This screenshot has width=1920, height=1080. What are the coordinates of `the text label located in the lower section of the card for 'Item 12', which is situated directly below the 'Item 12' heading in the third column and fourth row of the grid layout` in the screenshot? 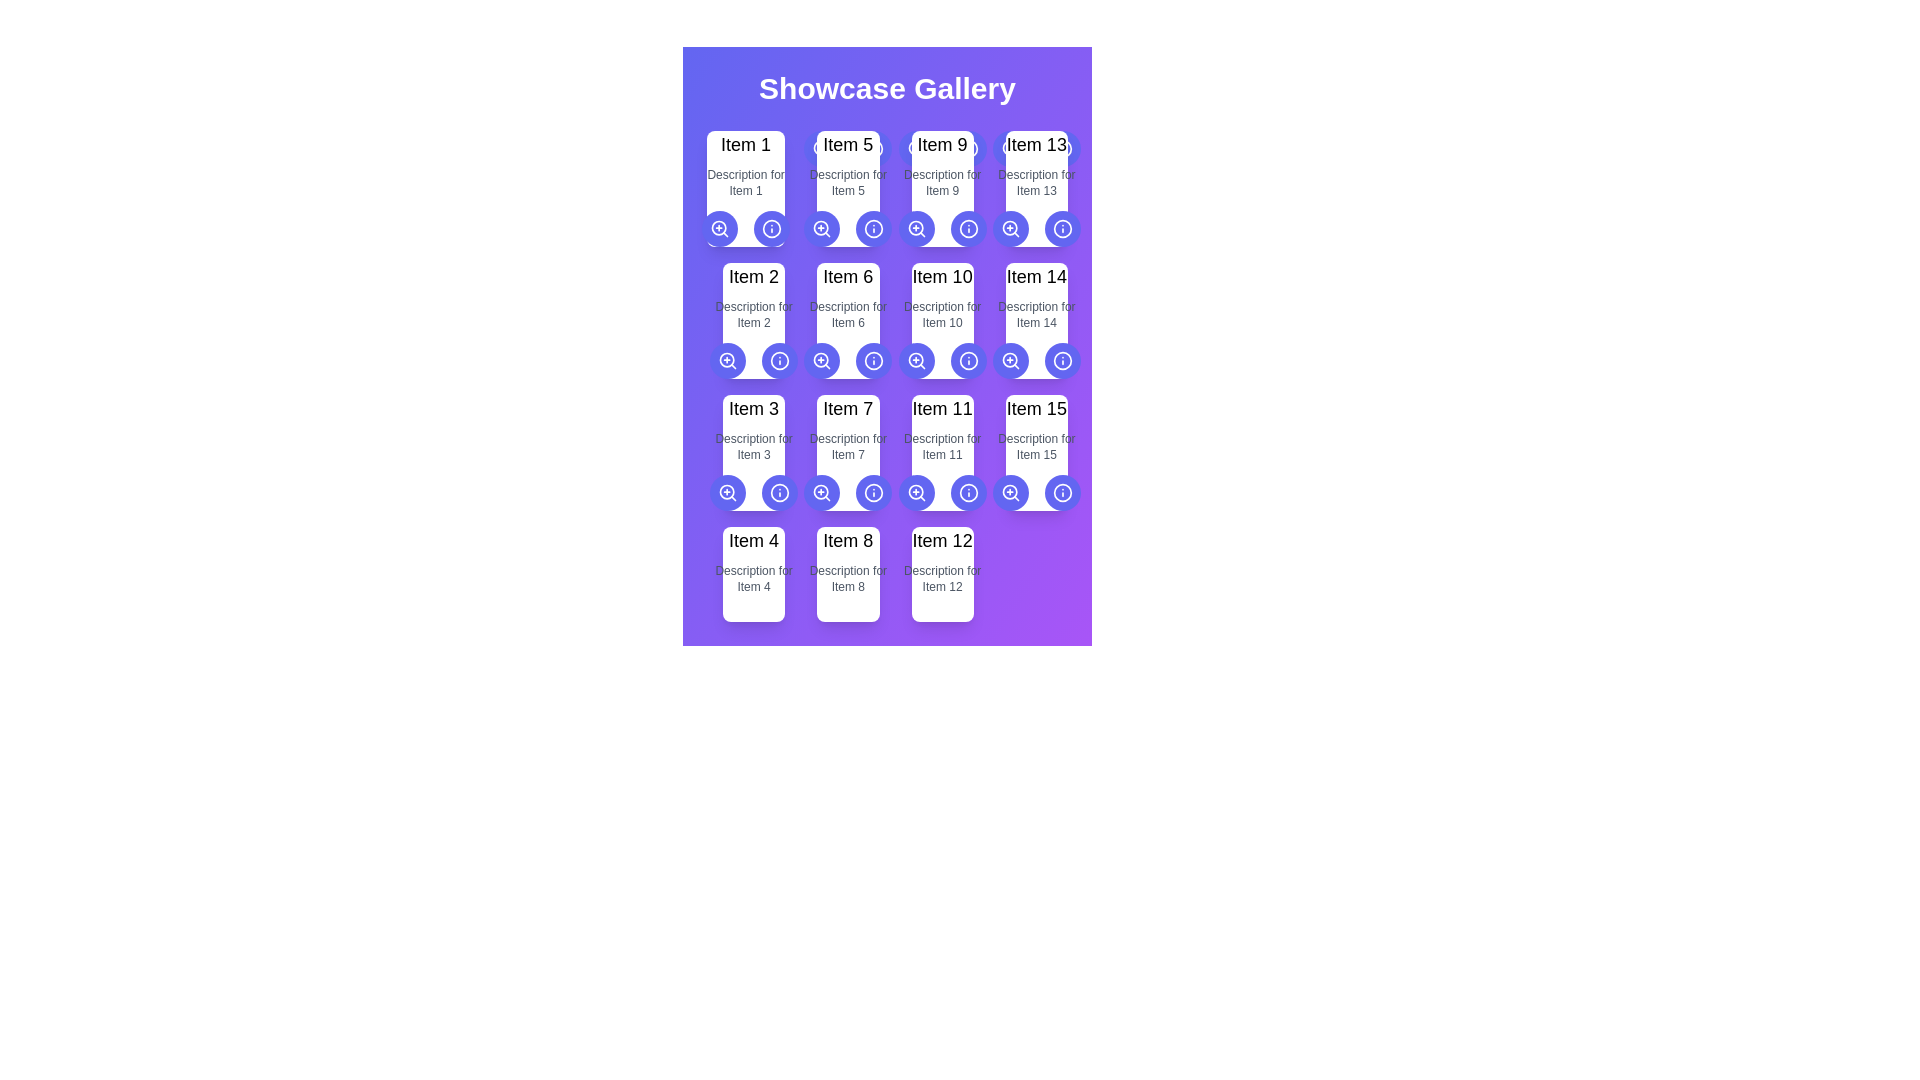 It's located at (941, 578).